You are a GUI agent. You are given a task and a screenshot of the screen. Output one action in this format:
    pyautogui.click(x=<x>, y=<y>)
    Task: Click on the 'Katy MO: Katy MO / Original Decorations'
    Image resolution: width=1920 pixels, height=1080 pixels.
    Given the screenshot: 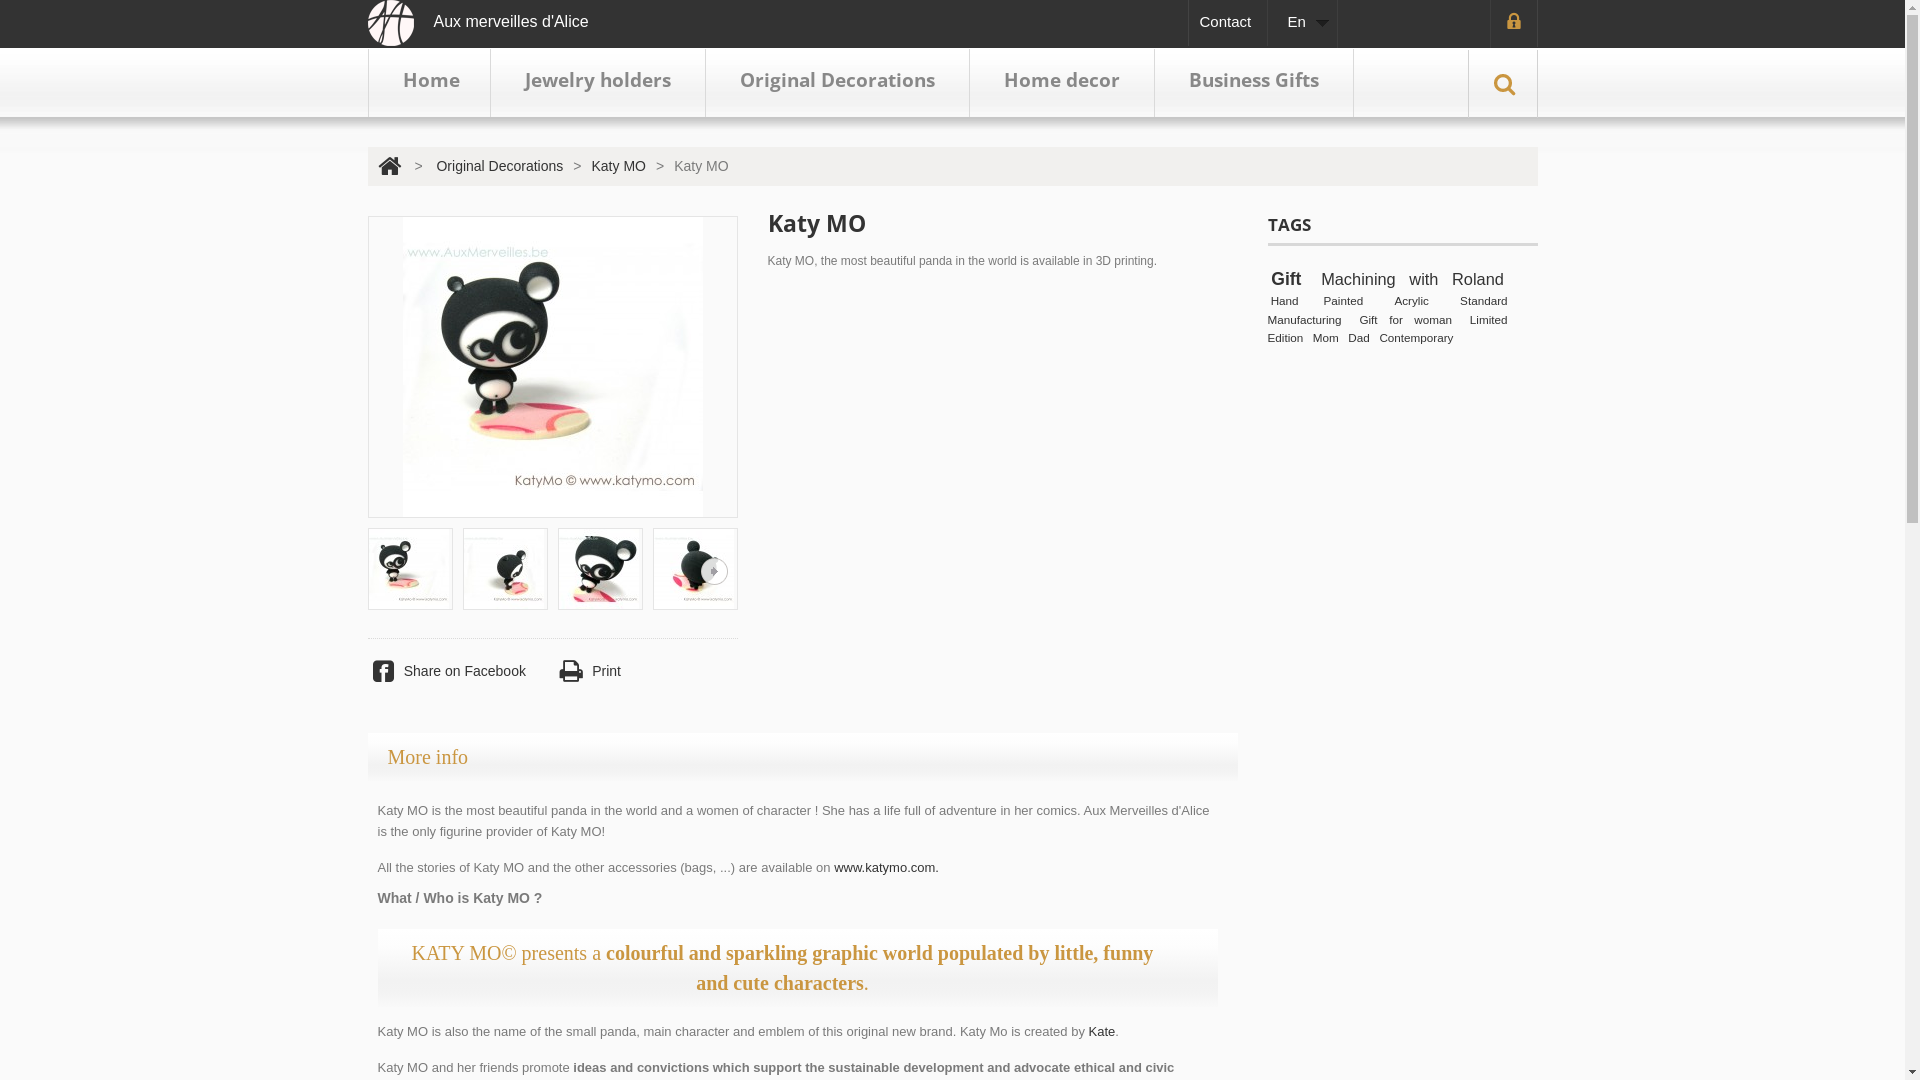 What is the action you would take?
    pyautogui.click(x=409, y=569)
    